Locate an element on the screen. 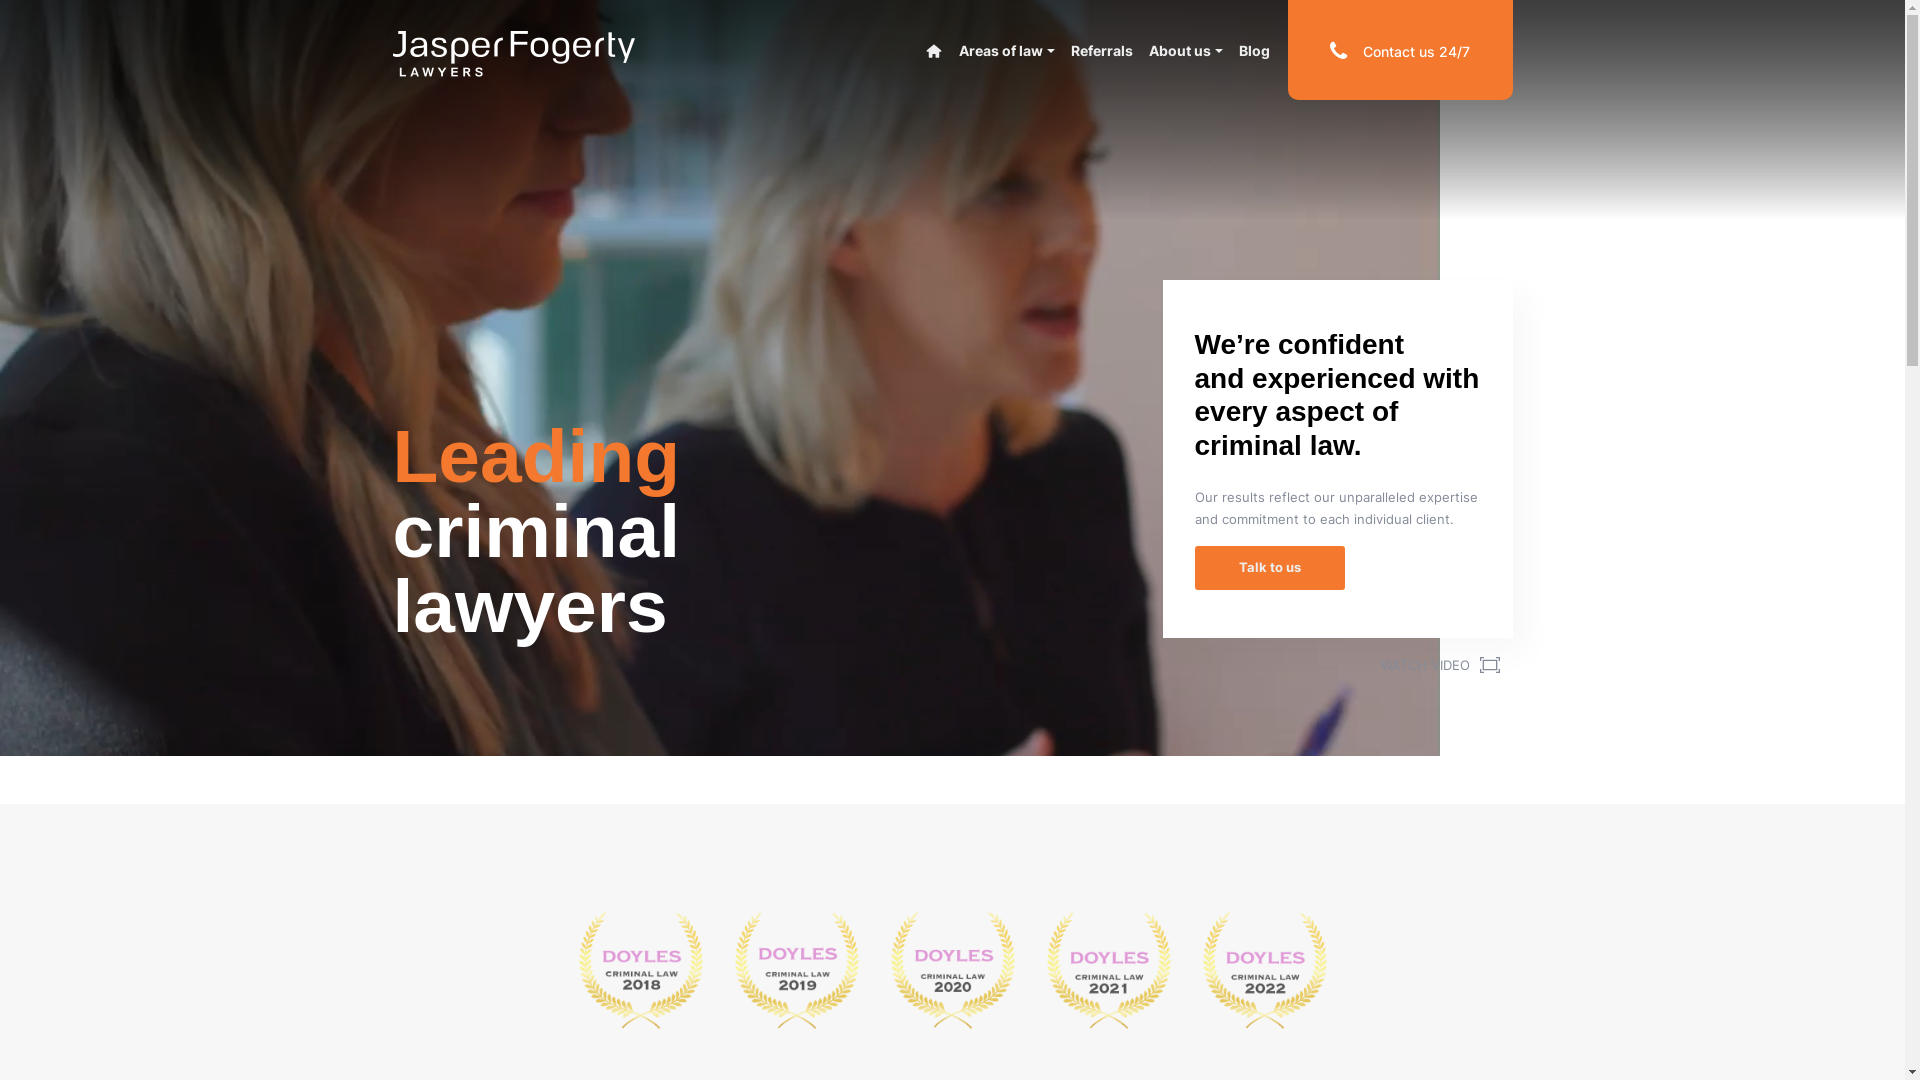 Image resolution: width=1920 pixels, height=1080 pixels. 'Areas of law' is located at coordinates (1007, 49).